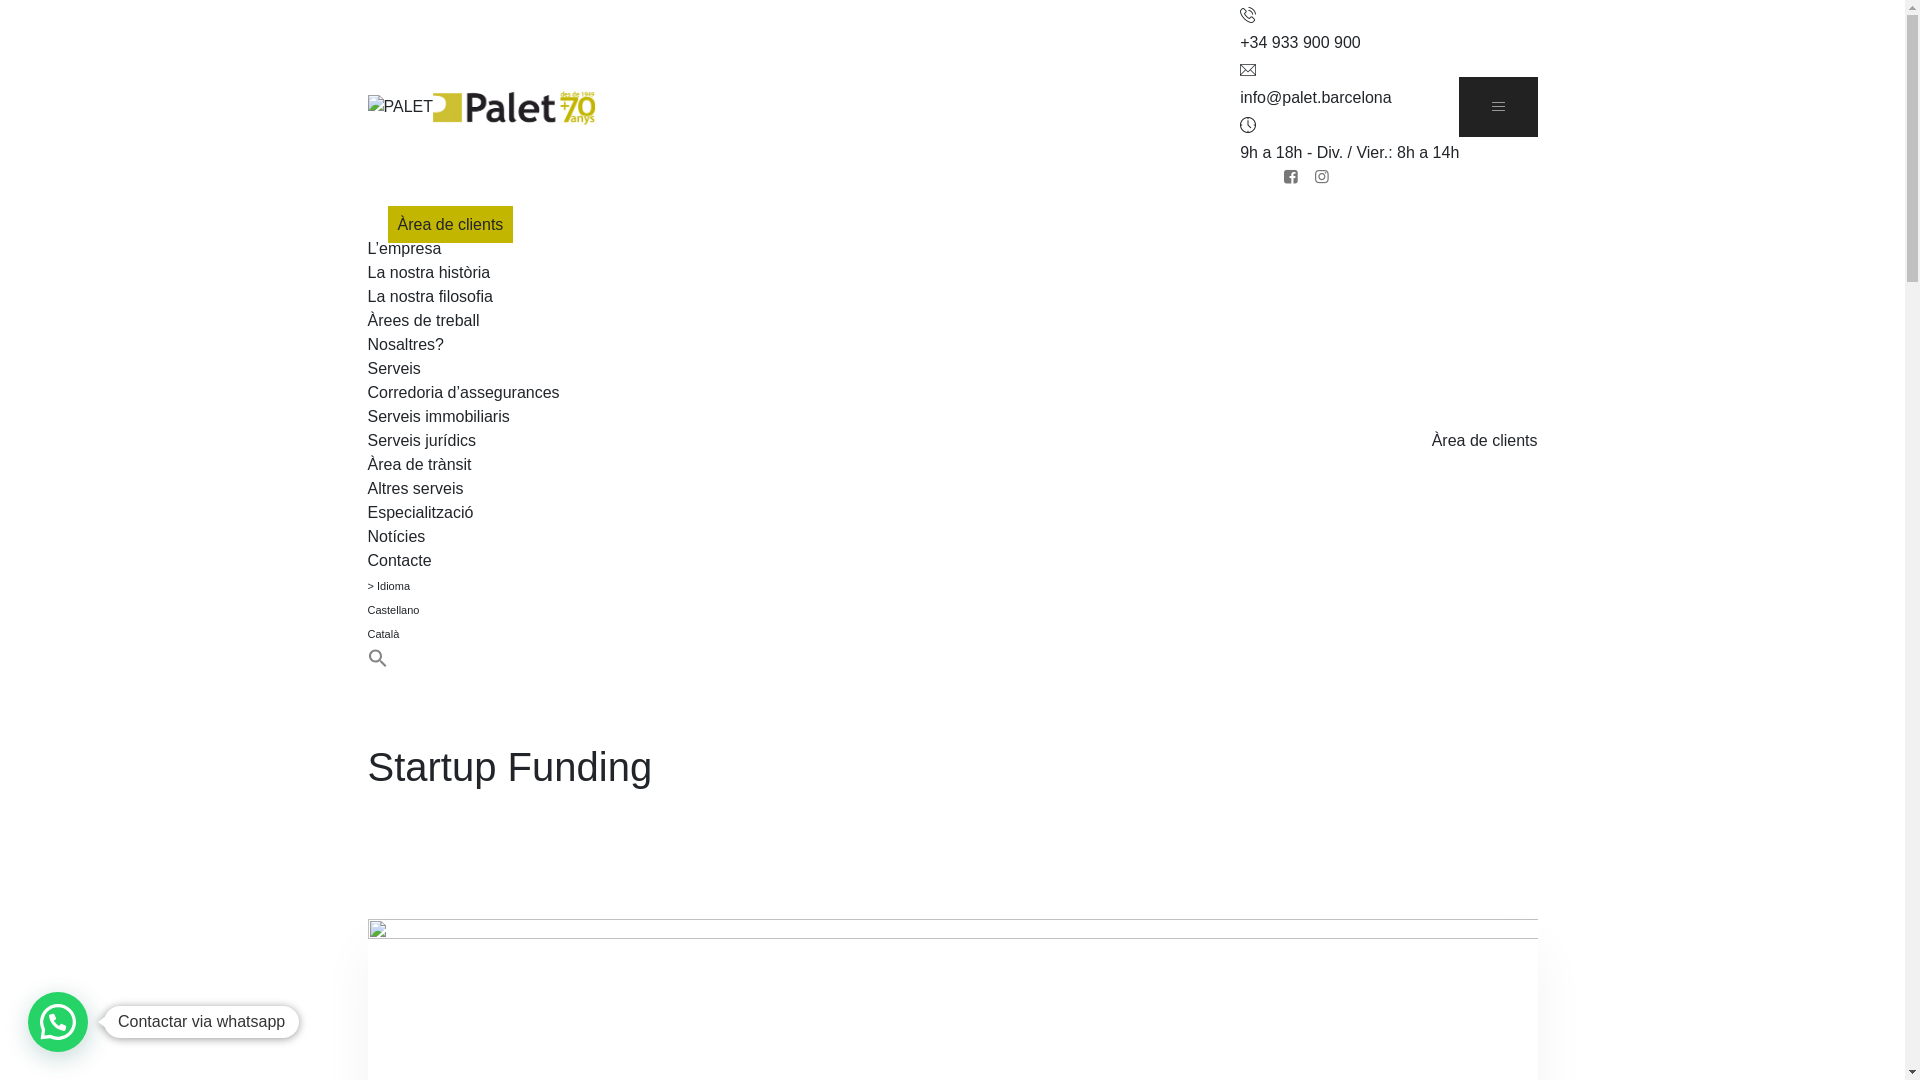 Image resolution: width=1920 pixels, height=1080 pixels. I want to click on 'La nostra filosofia', so click(429, 296).